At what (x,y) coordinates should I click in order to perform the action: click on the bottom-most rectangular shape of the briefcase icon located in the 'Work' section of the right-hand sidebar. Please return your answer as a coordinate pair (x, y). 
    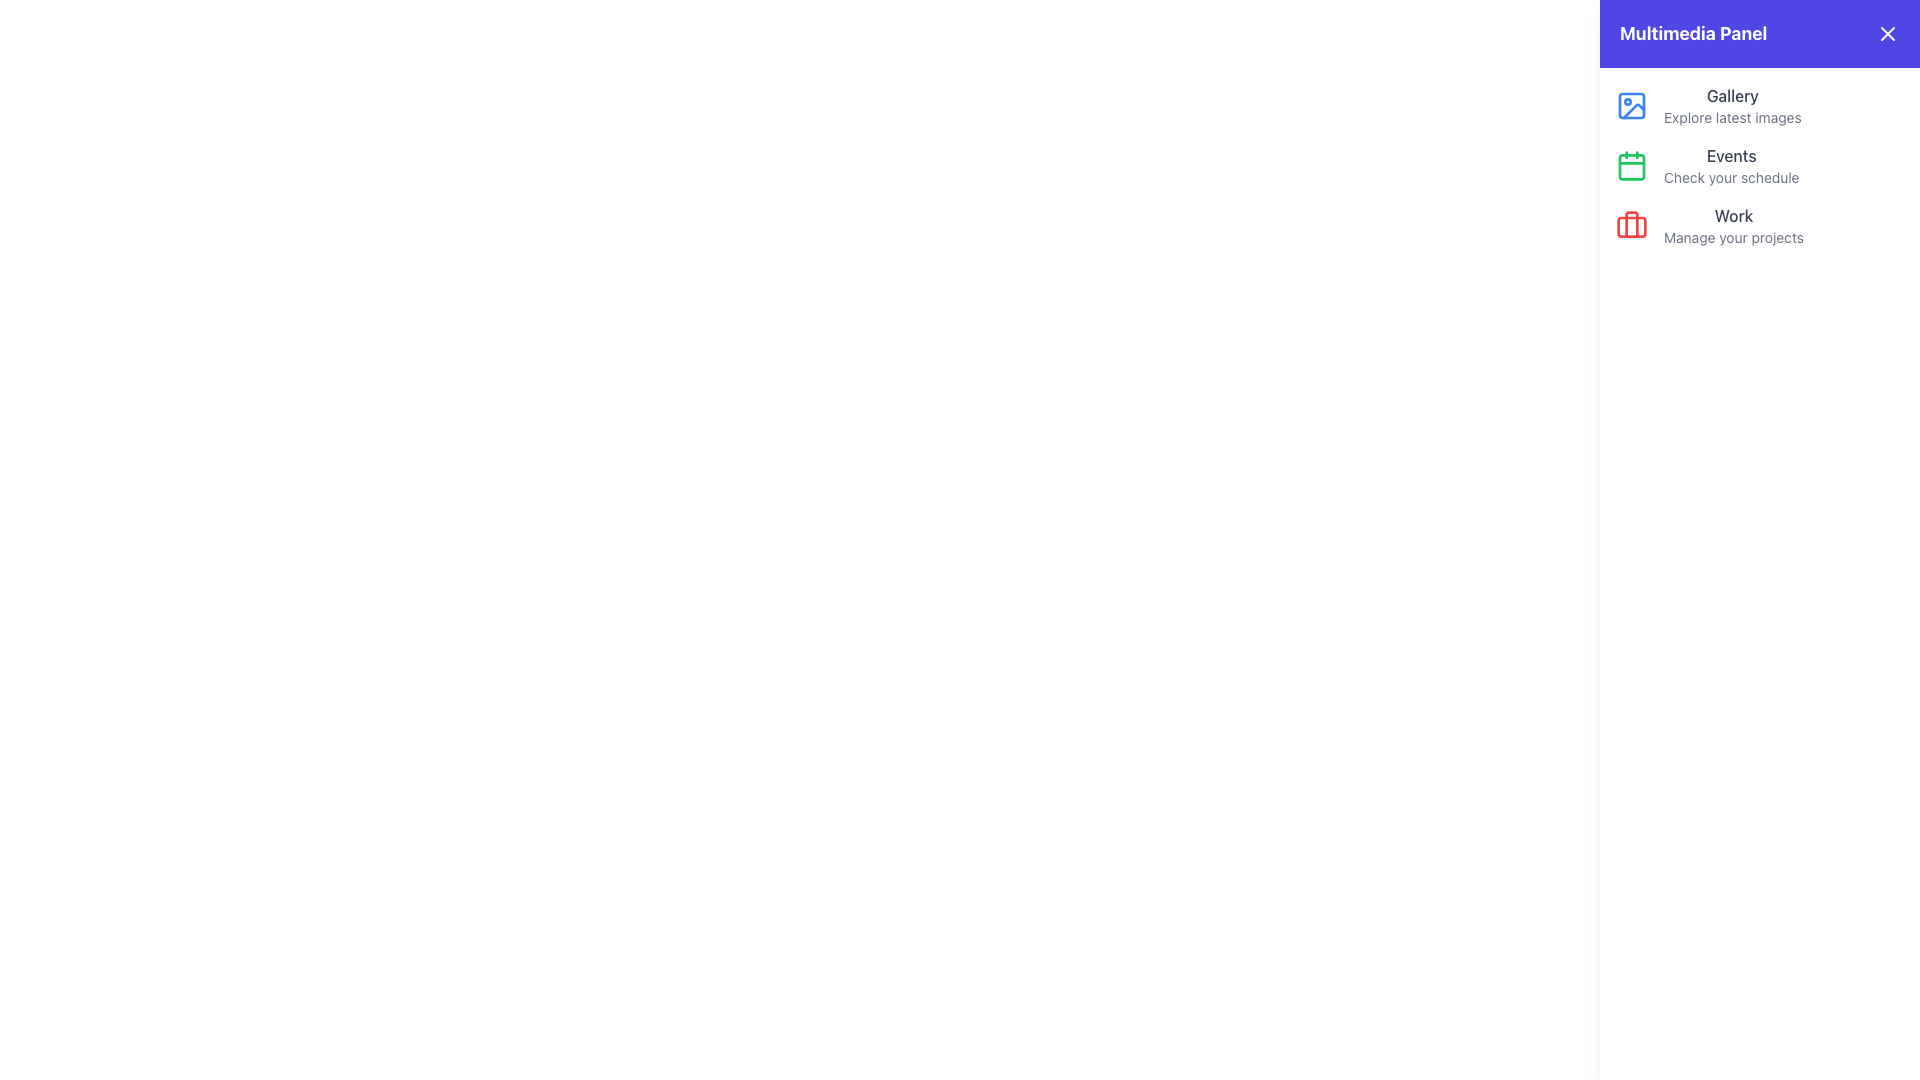
    Looking at the image, I should click on (1632, 226).